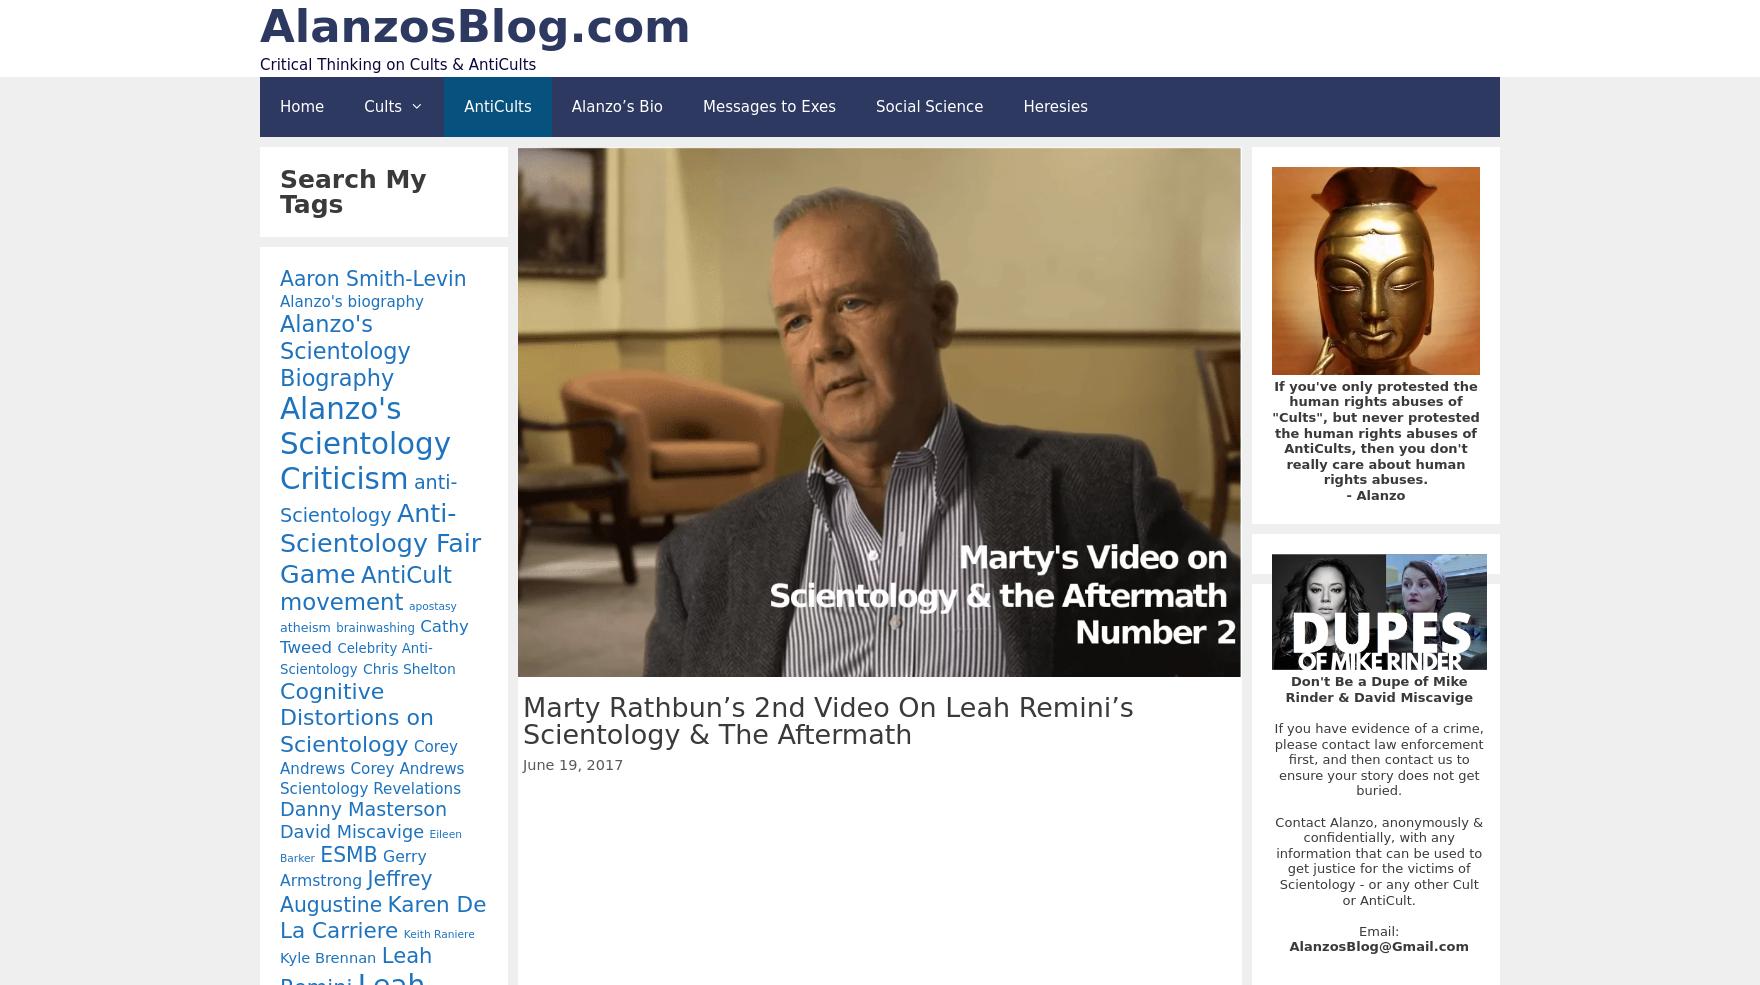  What do you see at coordinates (475, 25) in the screenshot?
I see `'AlanzosBlog.com'` at bounding box center [475, 25].